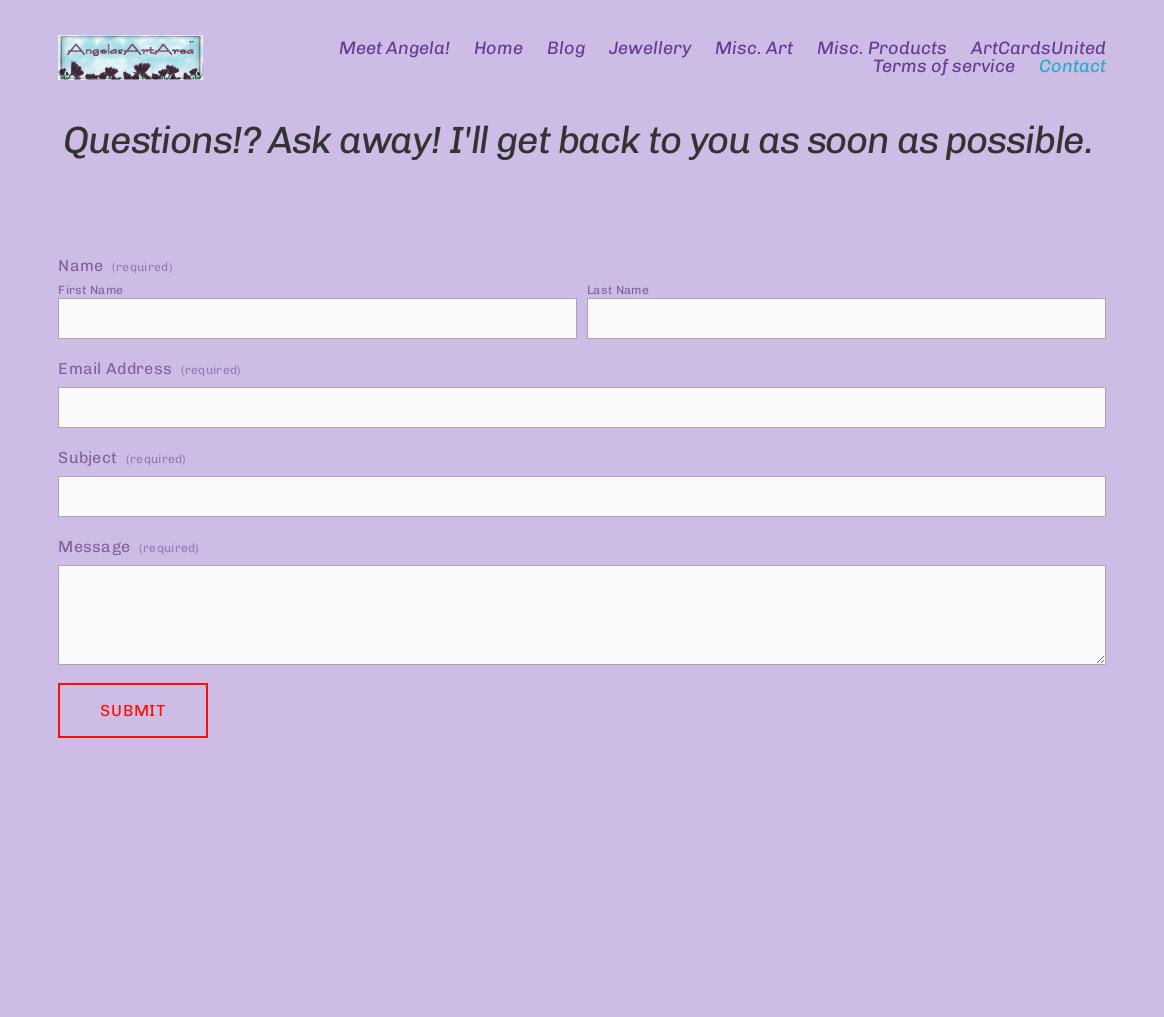  Describe the element at coordinates (564, 47) in the screenshot. I see `'Blog'` at that location.